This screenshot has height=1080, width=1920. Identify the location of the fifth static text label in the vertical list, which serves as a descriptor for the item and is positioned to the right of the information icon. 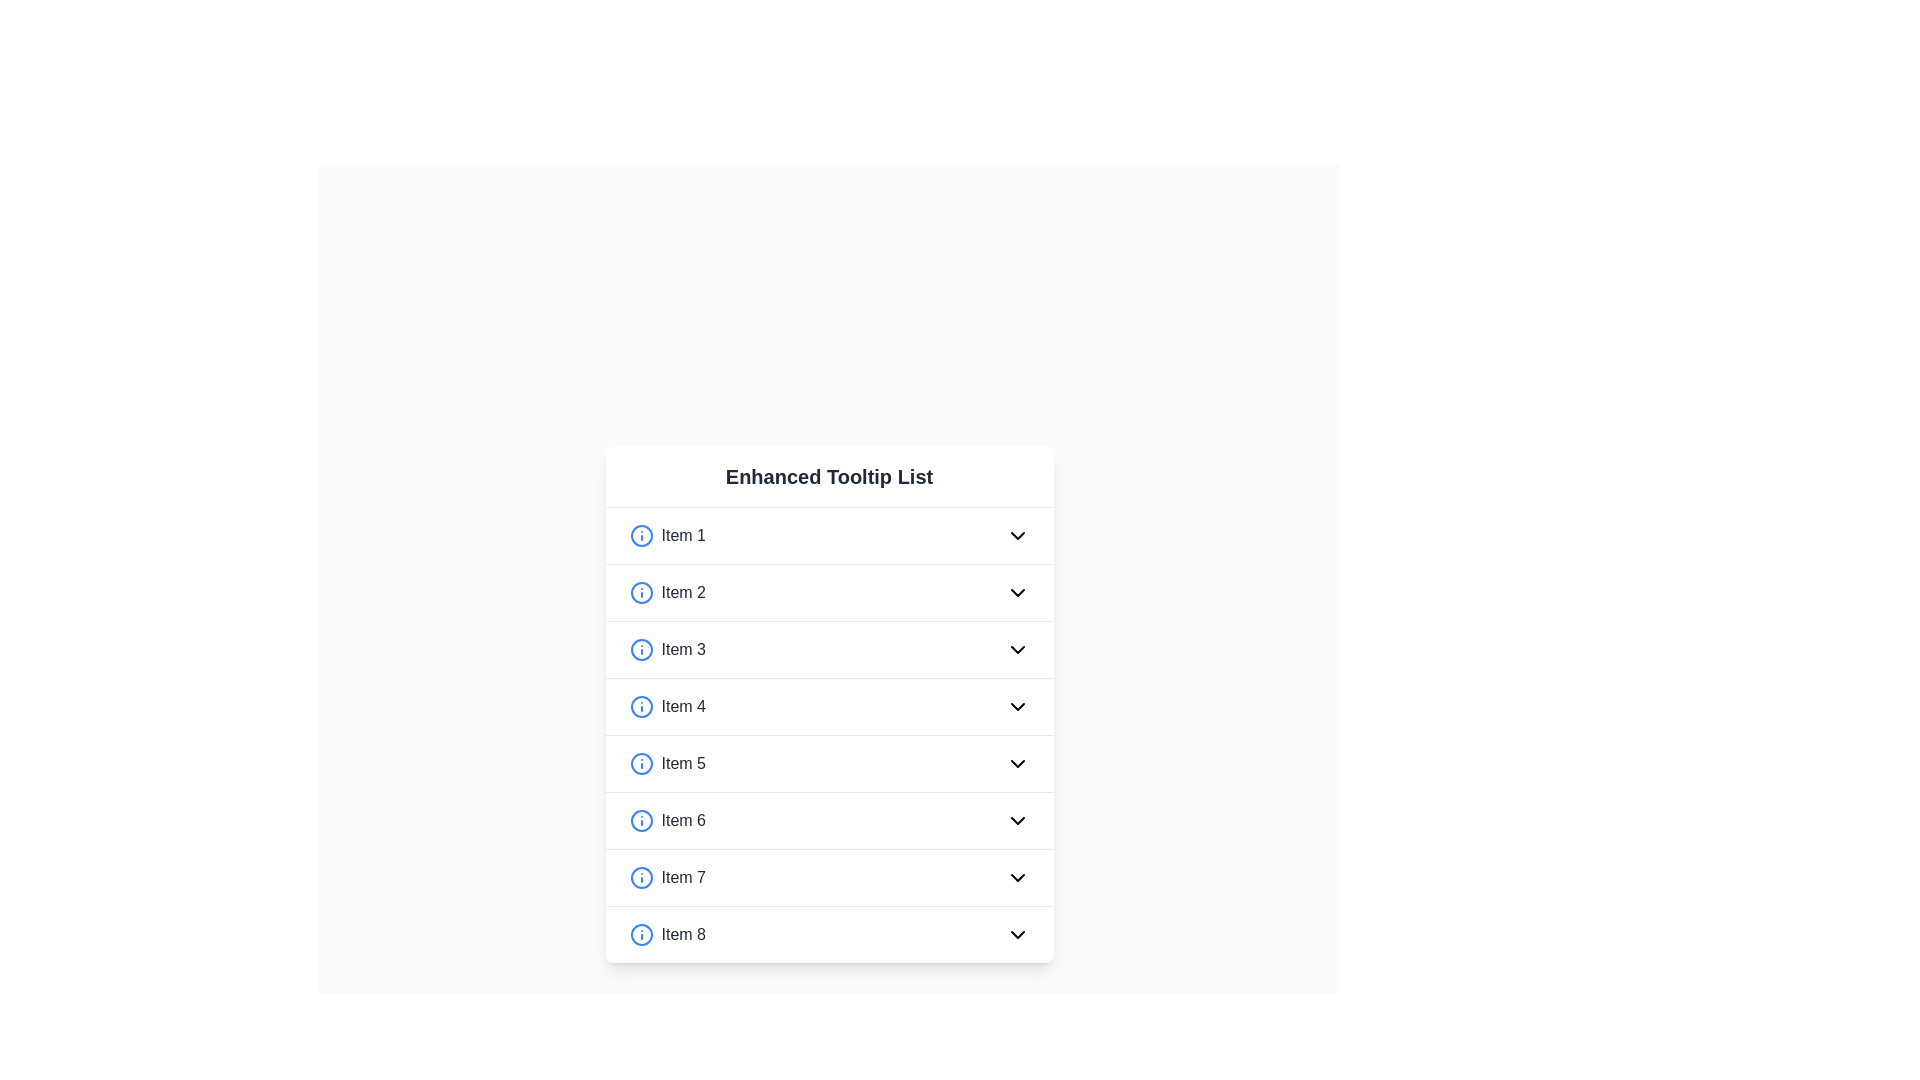
(683, 763).